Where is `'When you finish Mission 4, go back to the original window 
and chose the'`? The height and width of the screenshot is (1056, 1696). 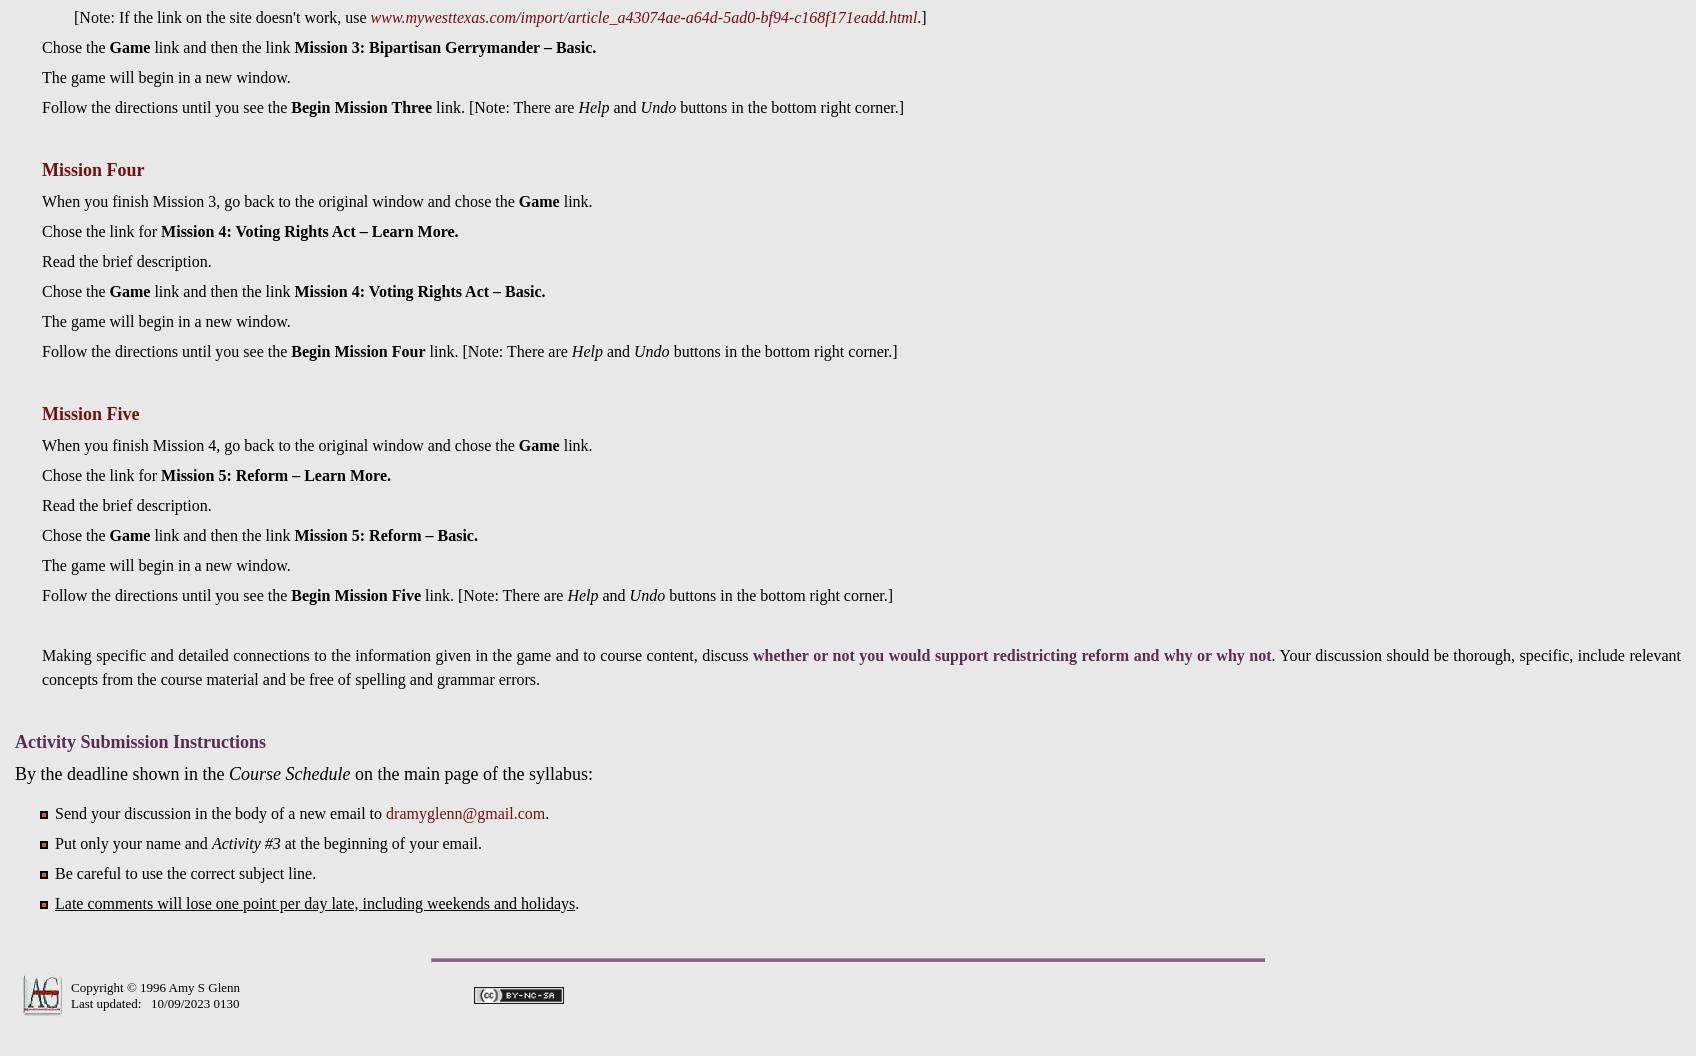
'When you finish Mission 4, go back to the original window 
and chose the' is located at coordinates (279, 444).